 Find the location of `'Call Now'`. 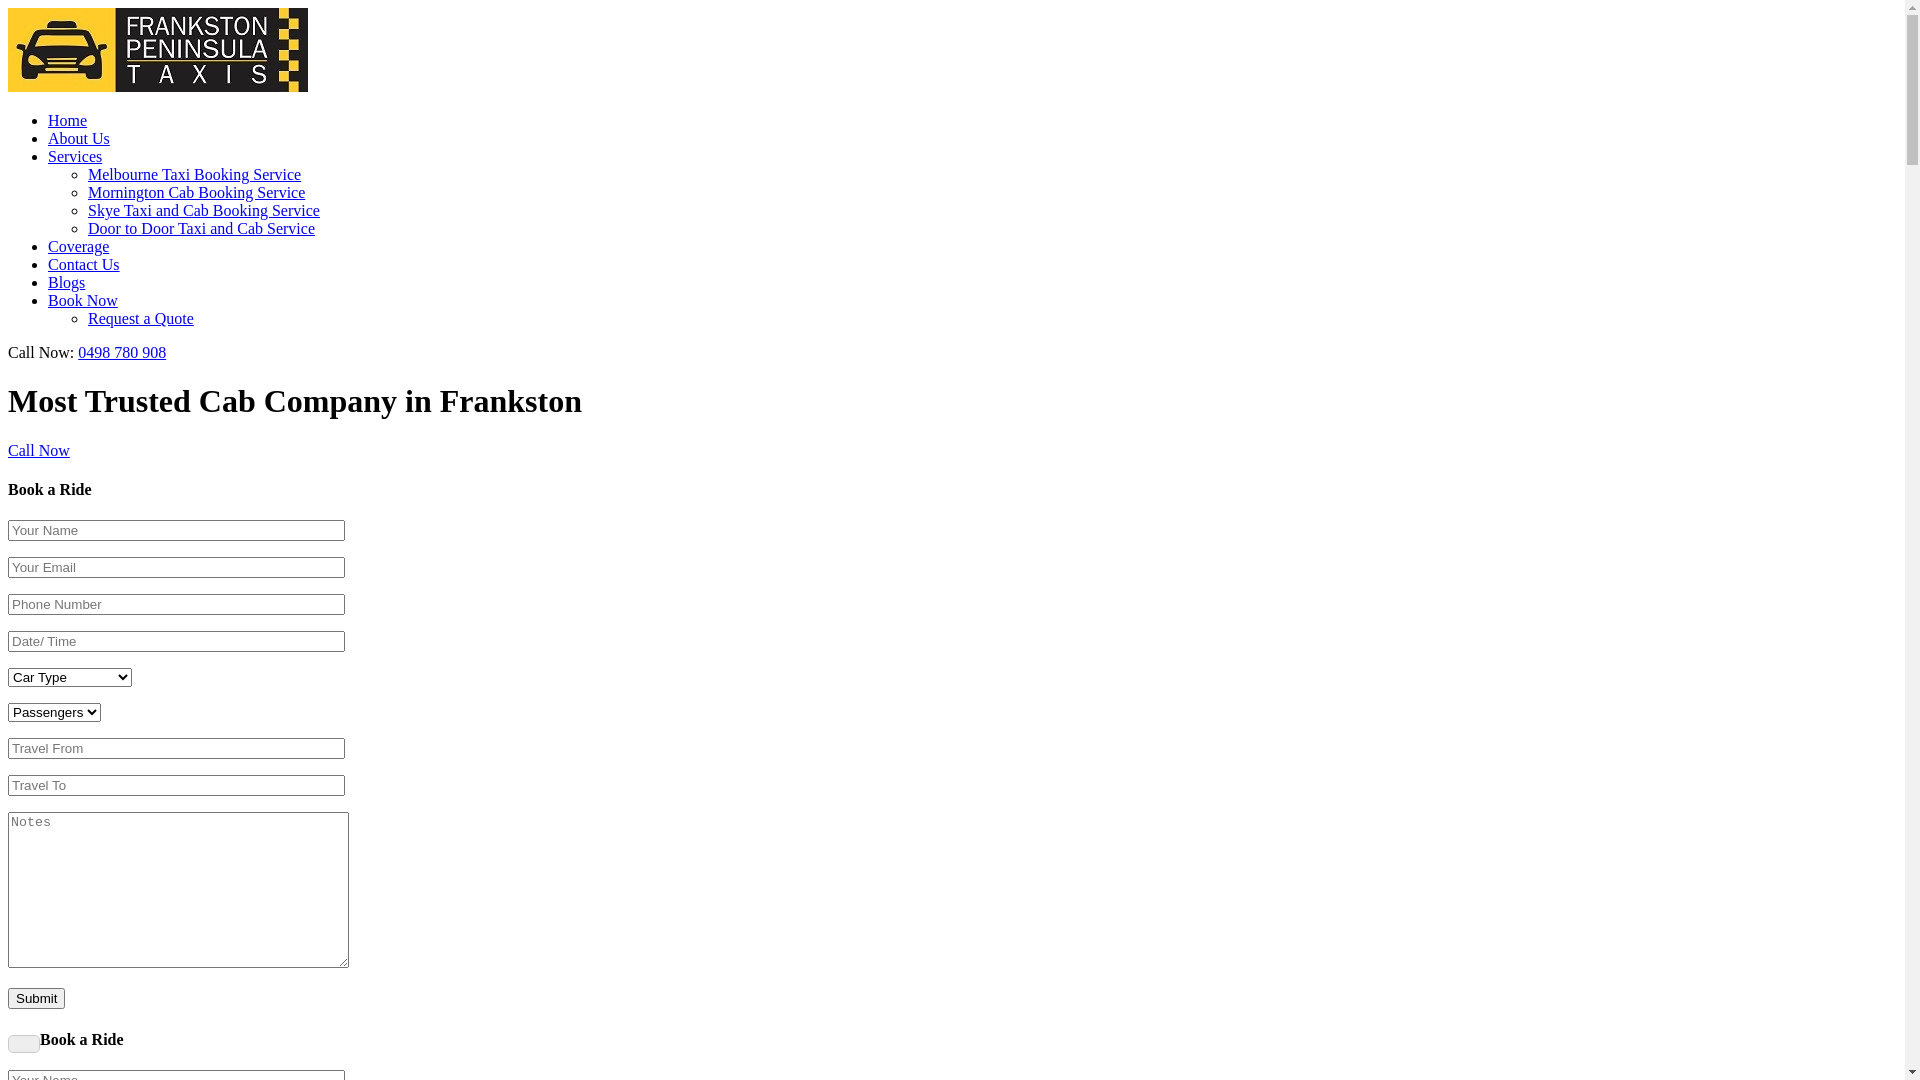

'Call Now' is located at coordinates (38, 450).